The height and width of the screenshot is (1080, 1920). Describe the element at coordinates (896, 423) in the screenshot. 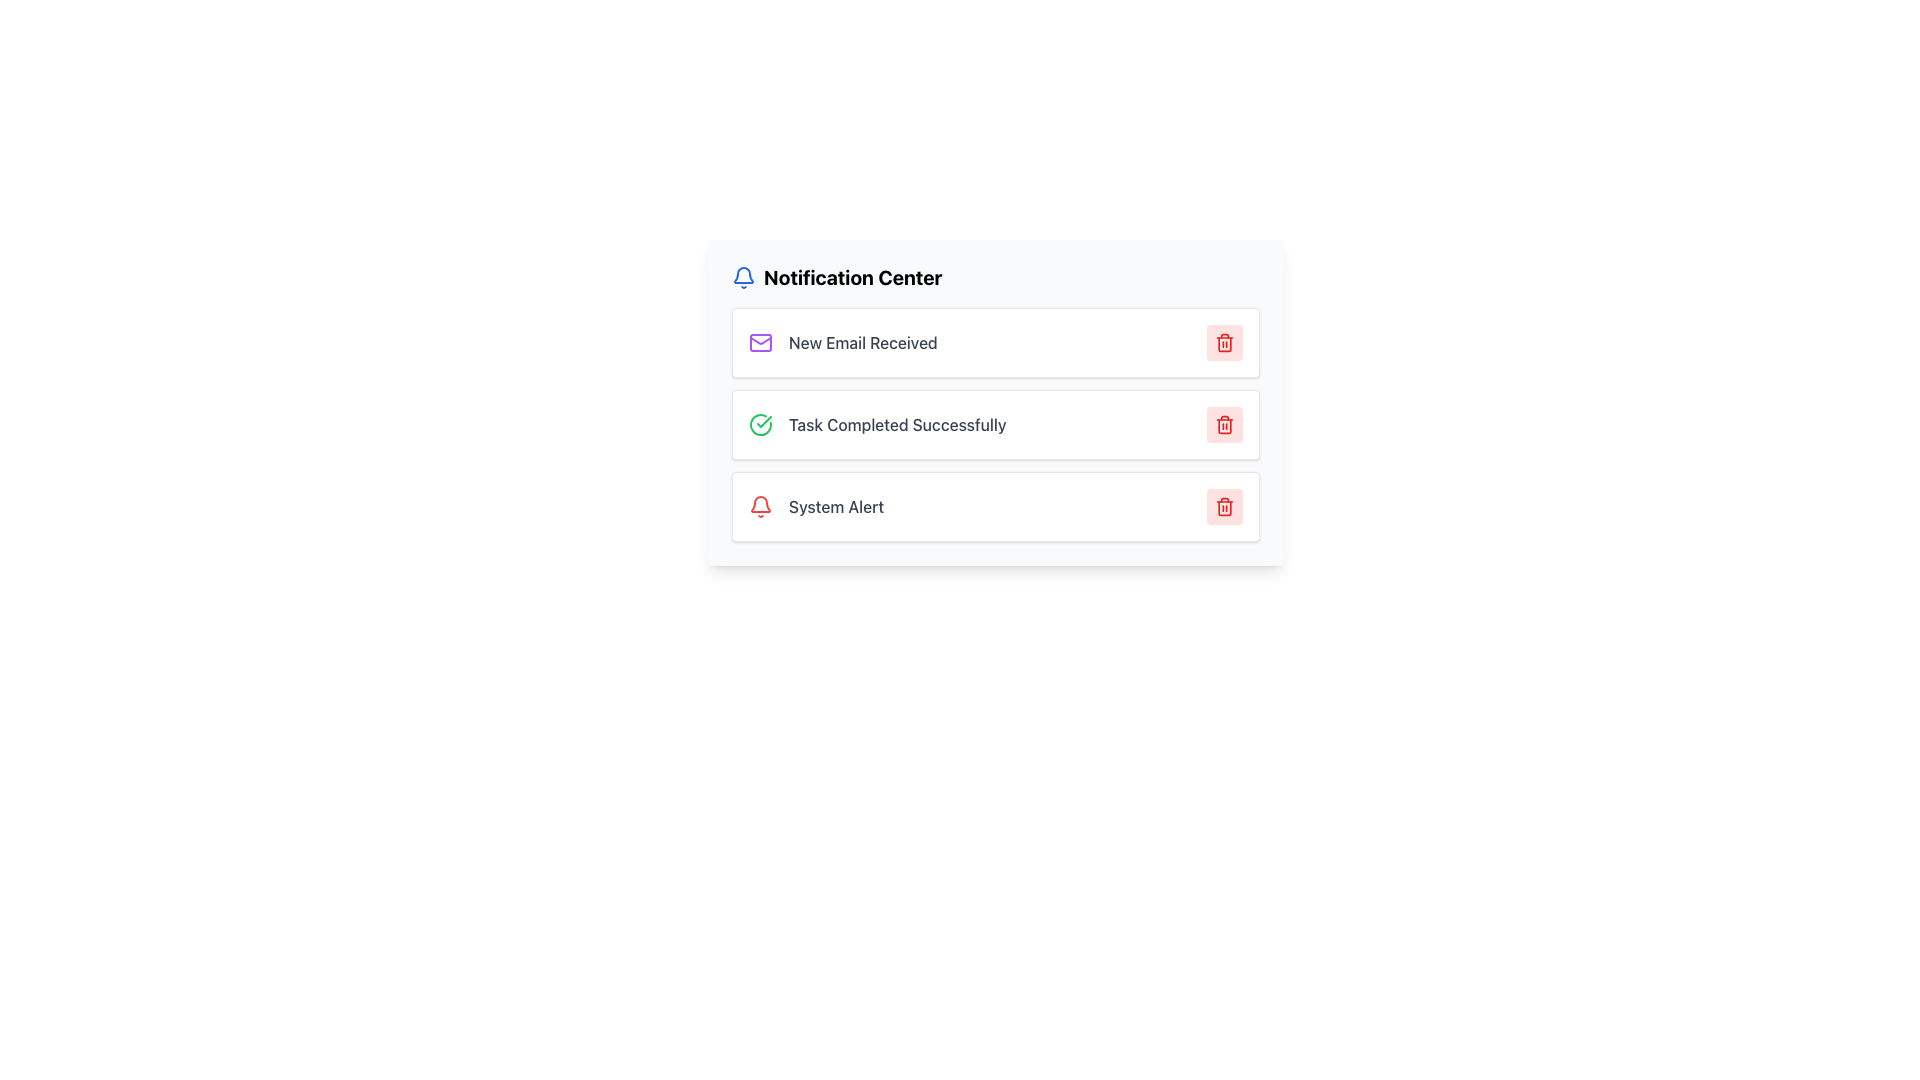

I see `the text label displaying 'Task Completed Successfully' in the Notification Center, located between a green circular icon and a delete button` at that location.